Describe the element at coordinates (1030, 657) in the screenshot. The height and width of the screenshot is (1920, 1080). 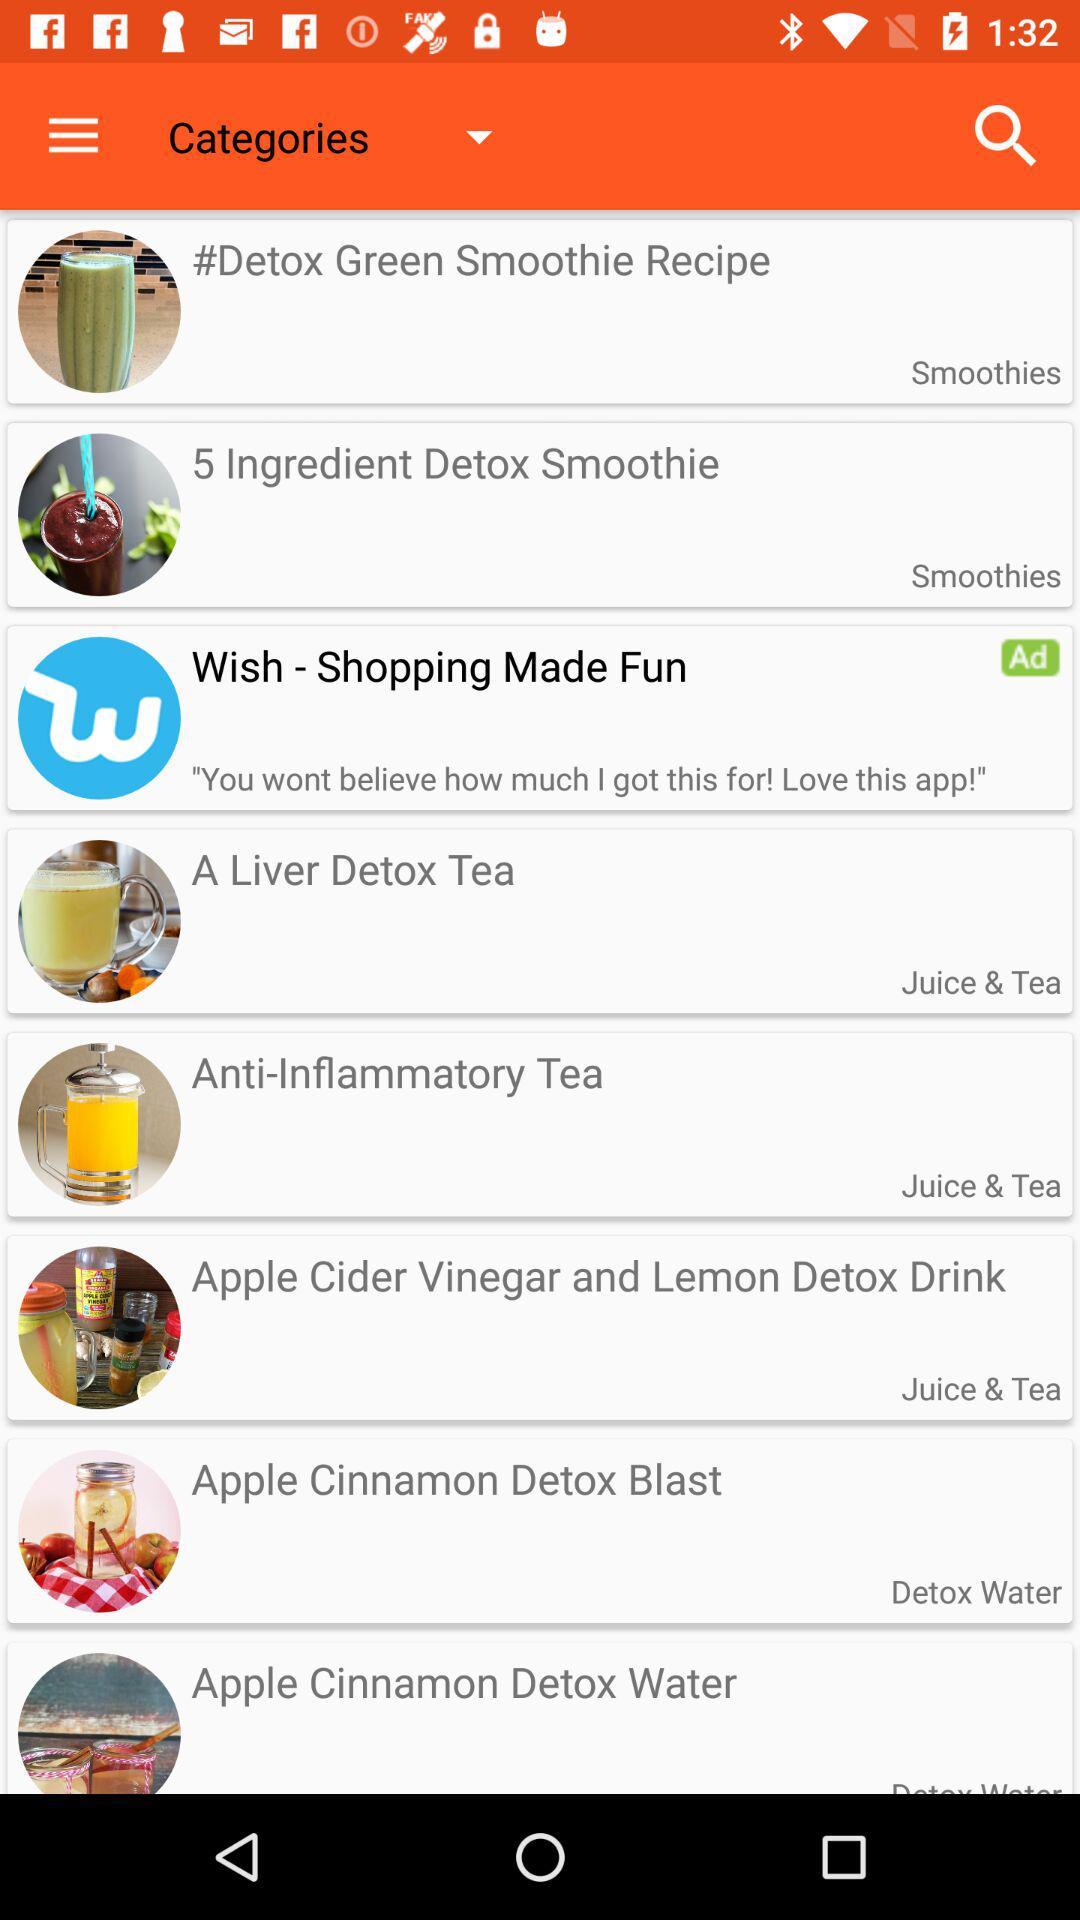
I see `icon above the juice & tea item` at that location.